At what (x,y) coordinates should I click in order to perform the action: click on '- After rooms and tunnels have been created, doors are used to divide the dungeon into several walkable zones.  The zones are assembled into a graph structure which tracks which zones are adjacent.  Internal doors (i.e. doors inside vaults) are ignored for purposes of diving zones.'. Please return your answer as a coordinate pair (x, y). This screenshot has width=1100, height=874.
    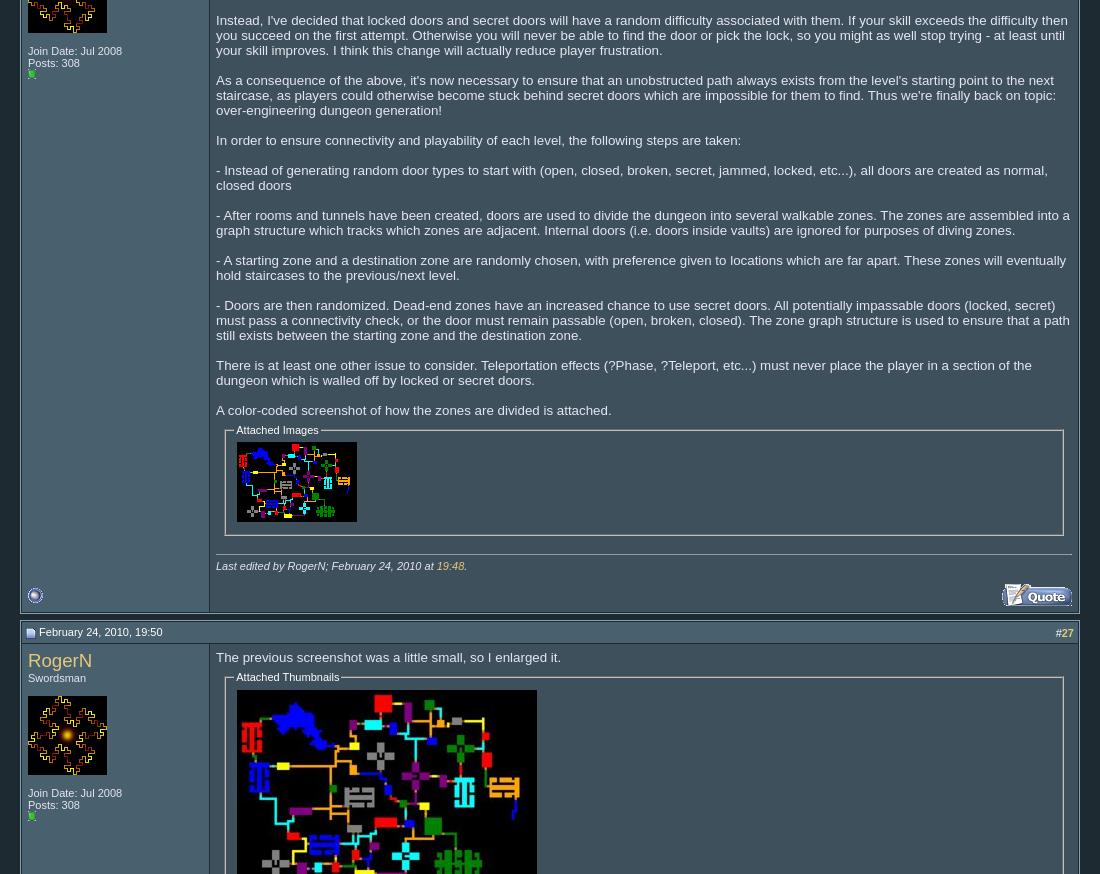
    Looking at the image, I should click on (642, 221).